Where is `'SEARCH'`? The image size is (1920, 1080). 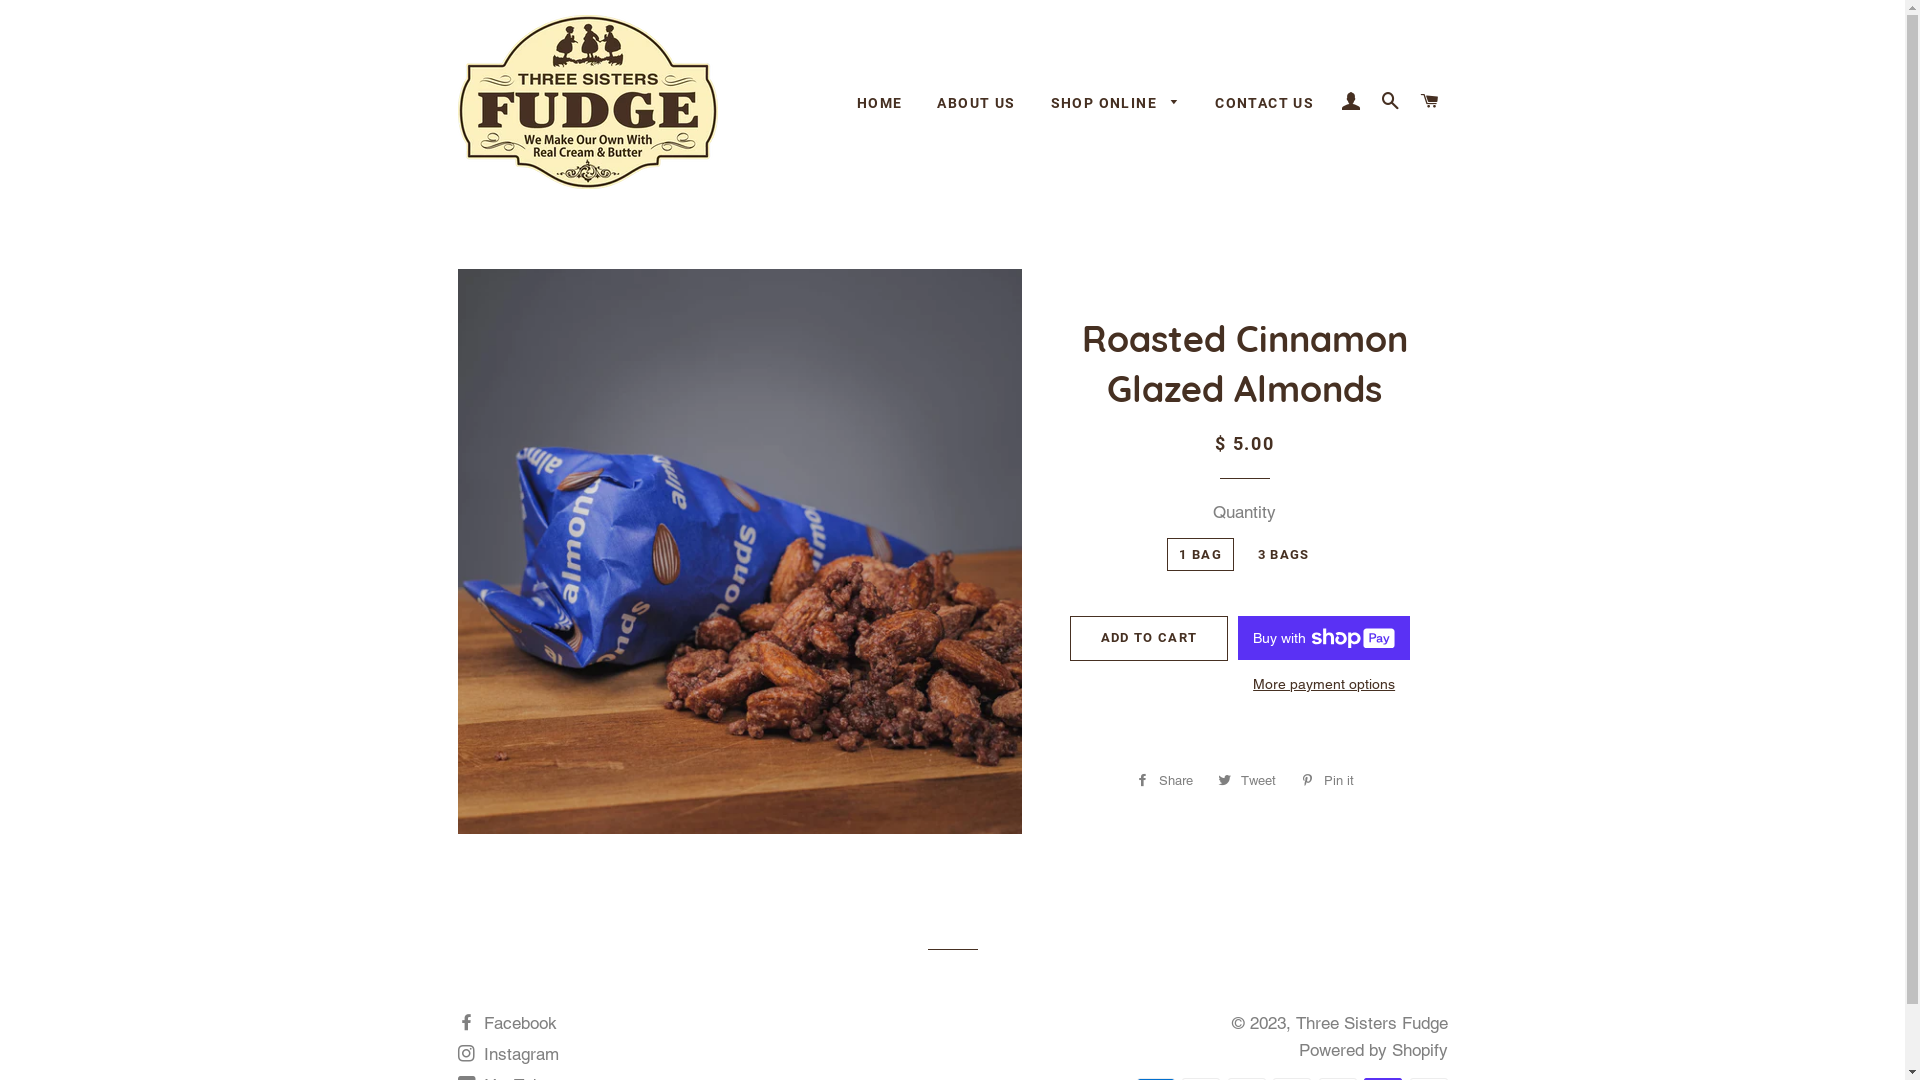 'SEARCH' is located at coordinates (1372, 101).